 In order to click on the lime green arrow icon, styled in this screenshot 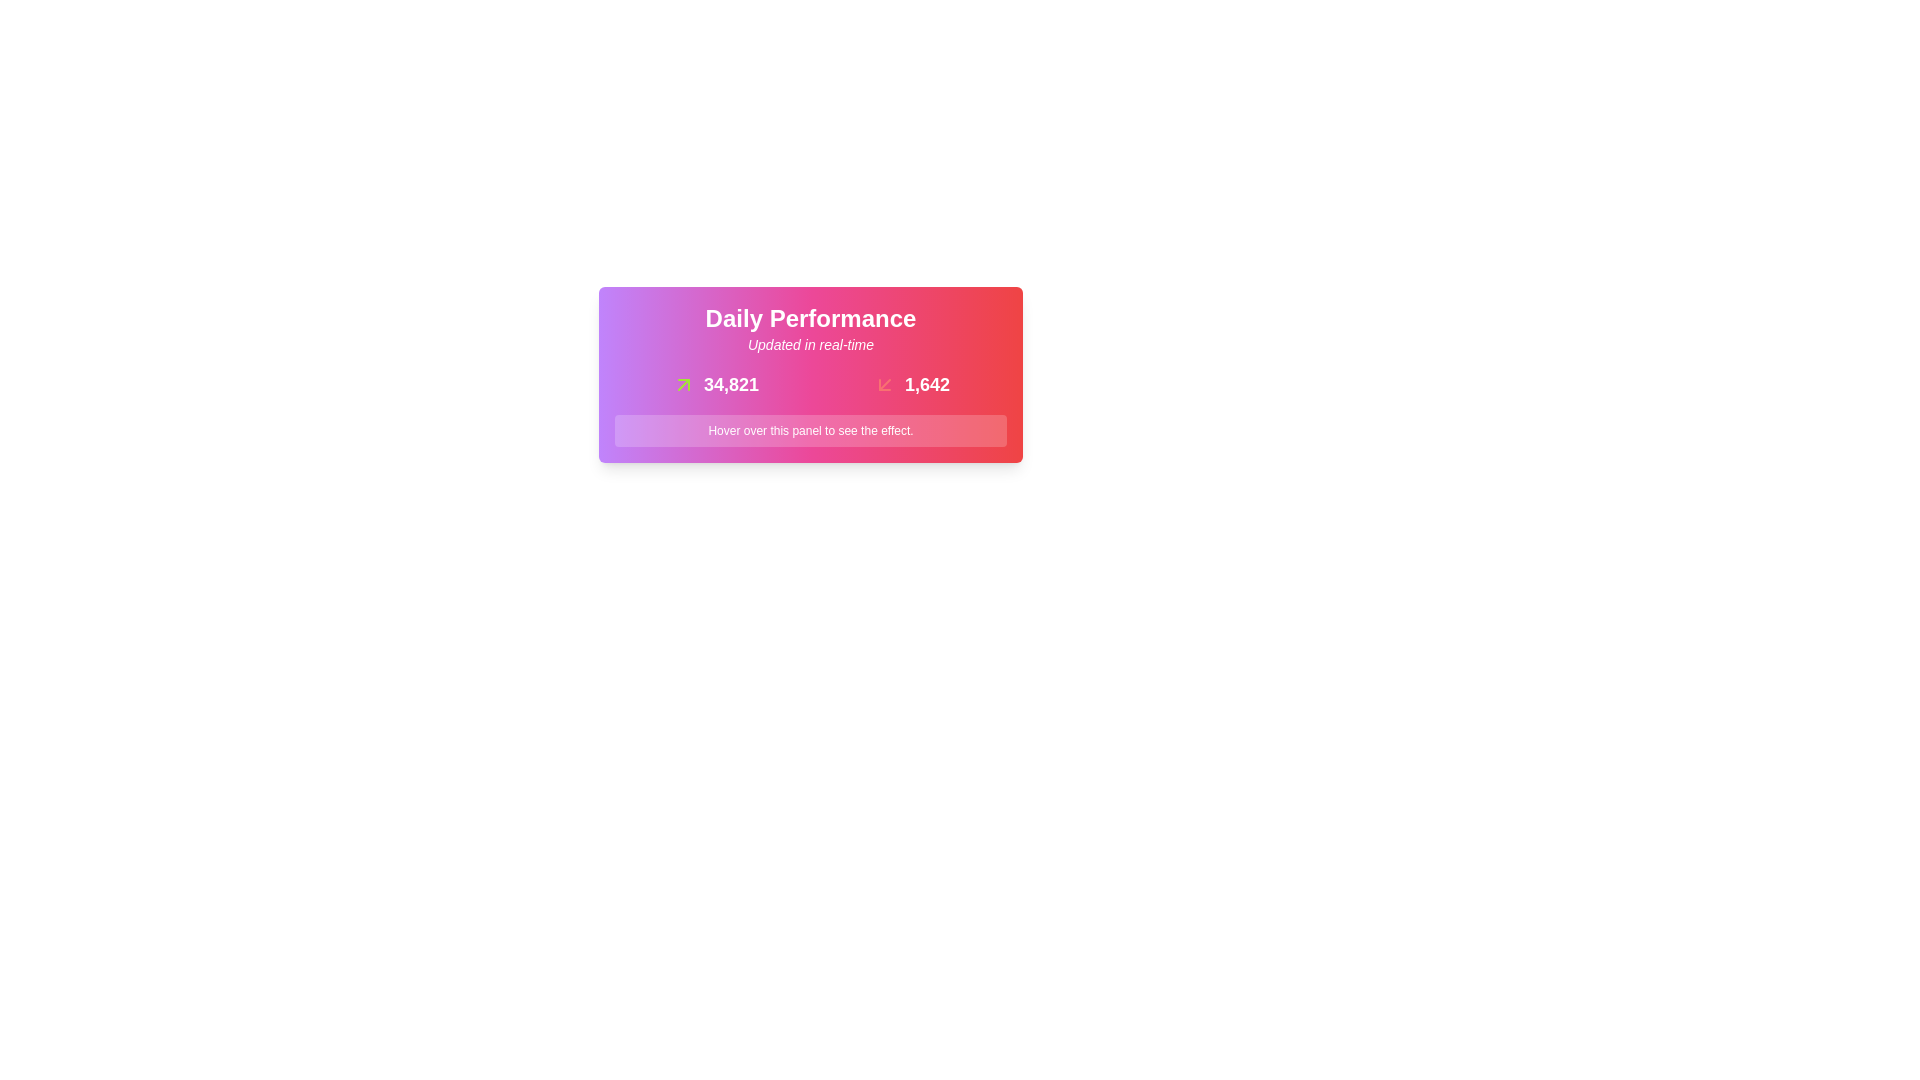, I will do `click(683, 385)`.